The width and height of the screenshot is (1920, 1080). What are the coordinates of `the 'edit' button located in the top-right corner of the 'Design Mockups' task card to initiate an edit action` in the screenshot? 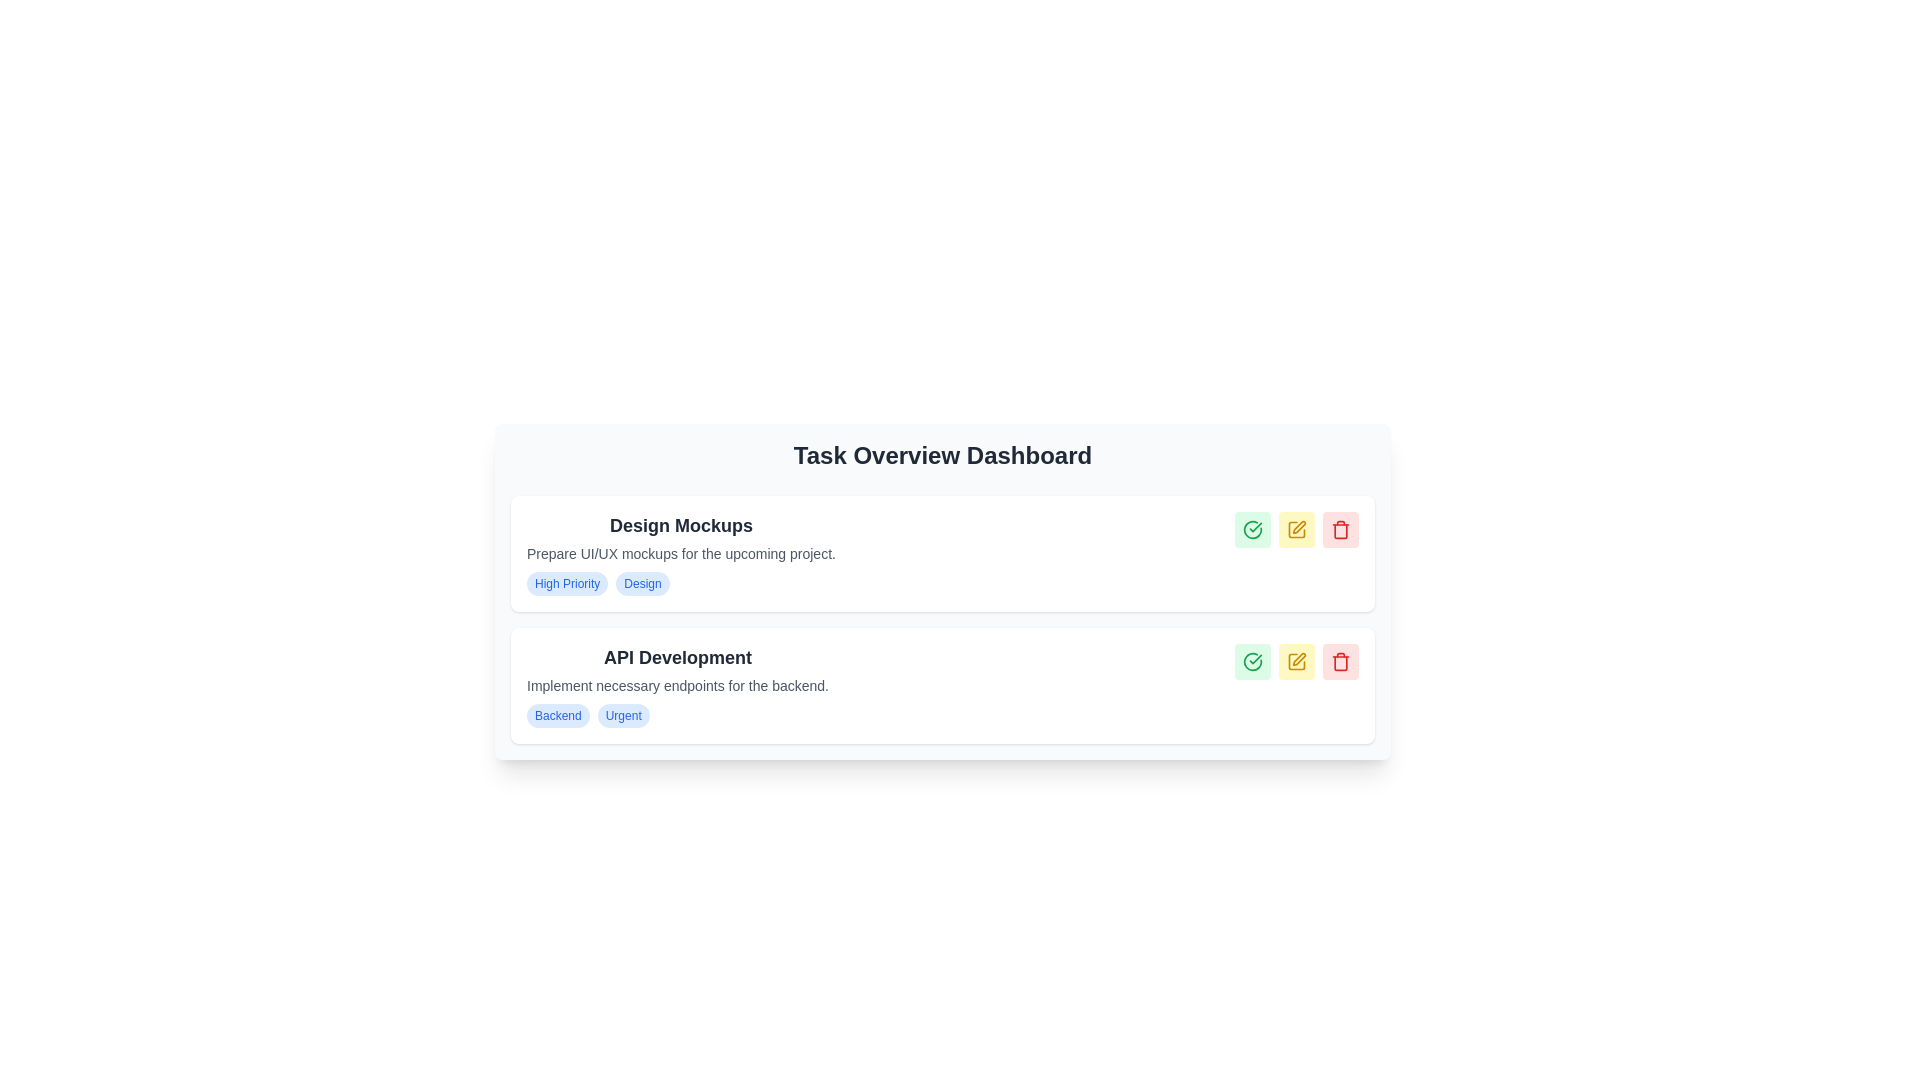 It's located at (1296, 528).